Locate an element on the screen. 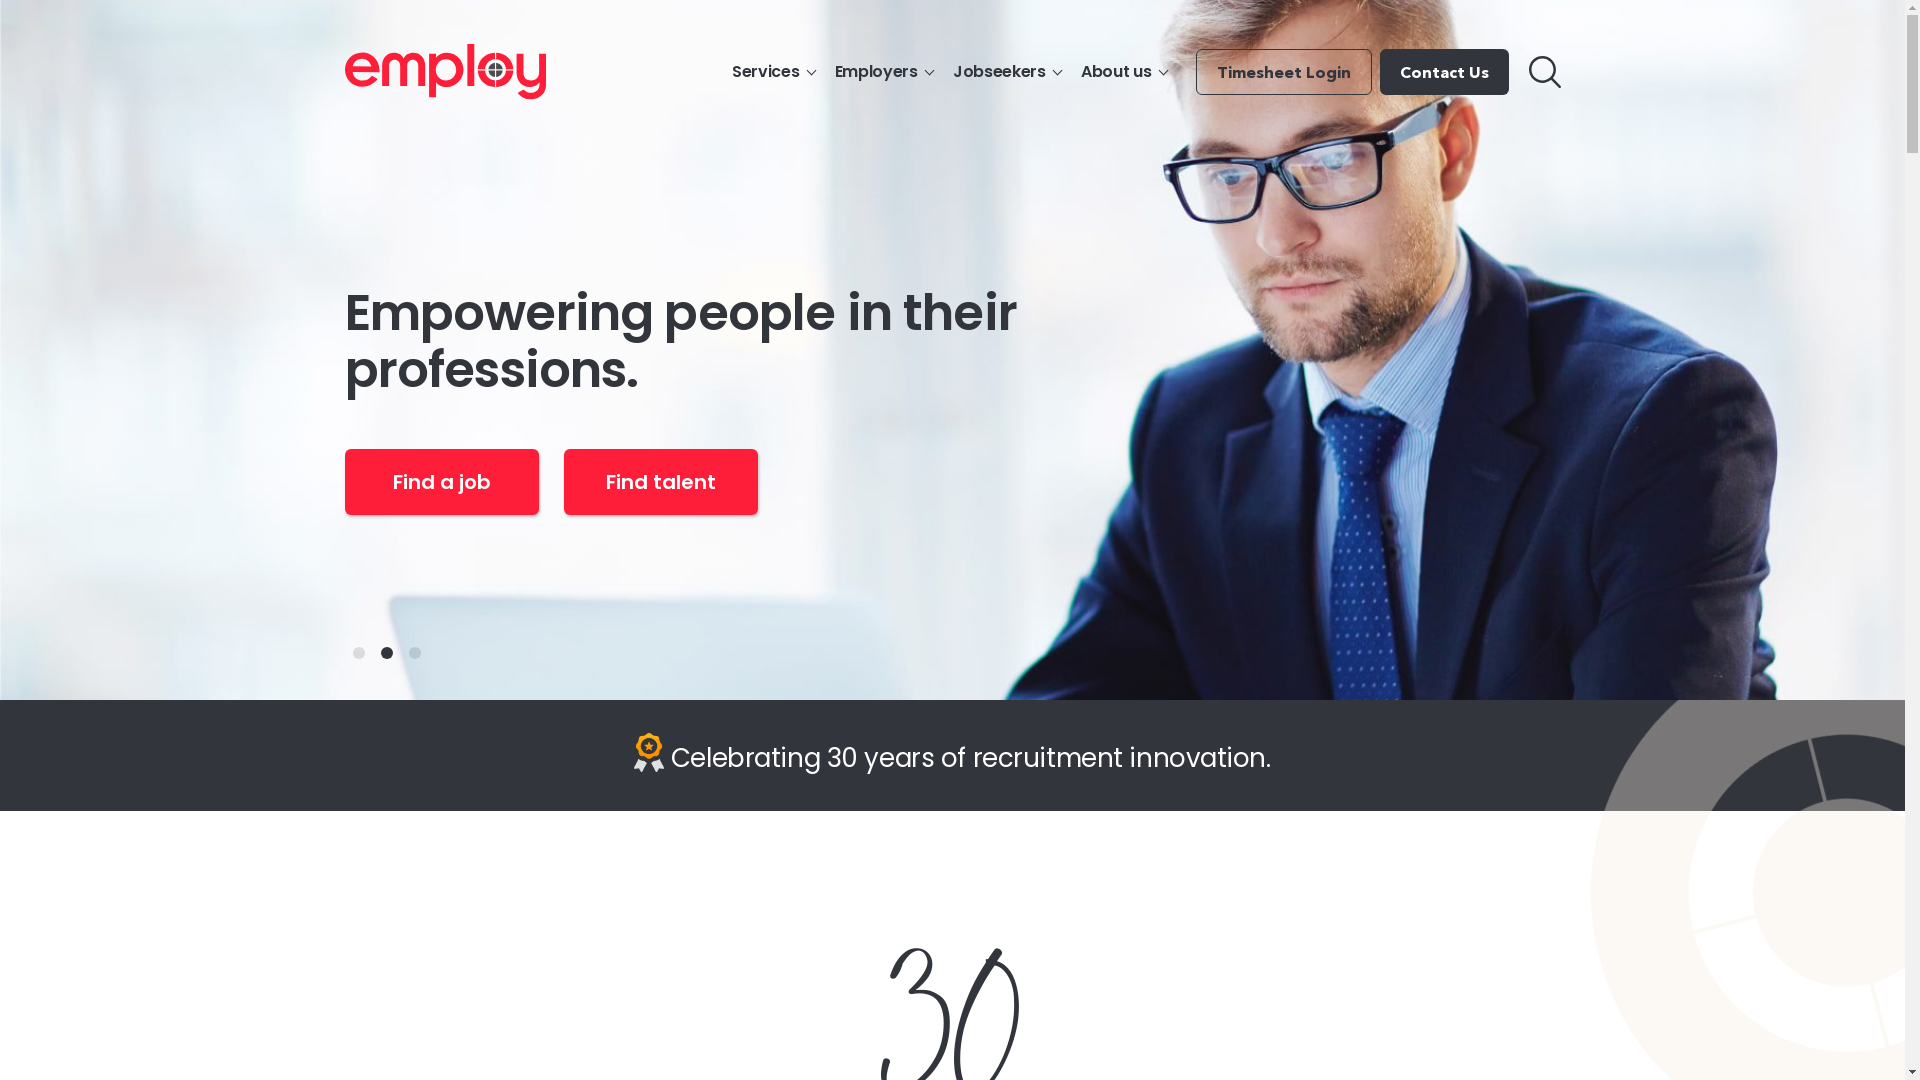 This screenshot has height=1080, width=1920. 'Contact Us' is located at coordinates (1444, 71).